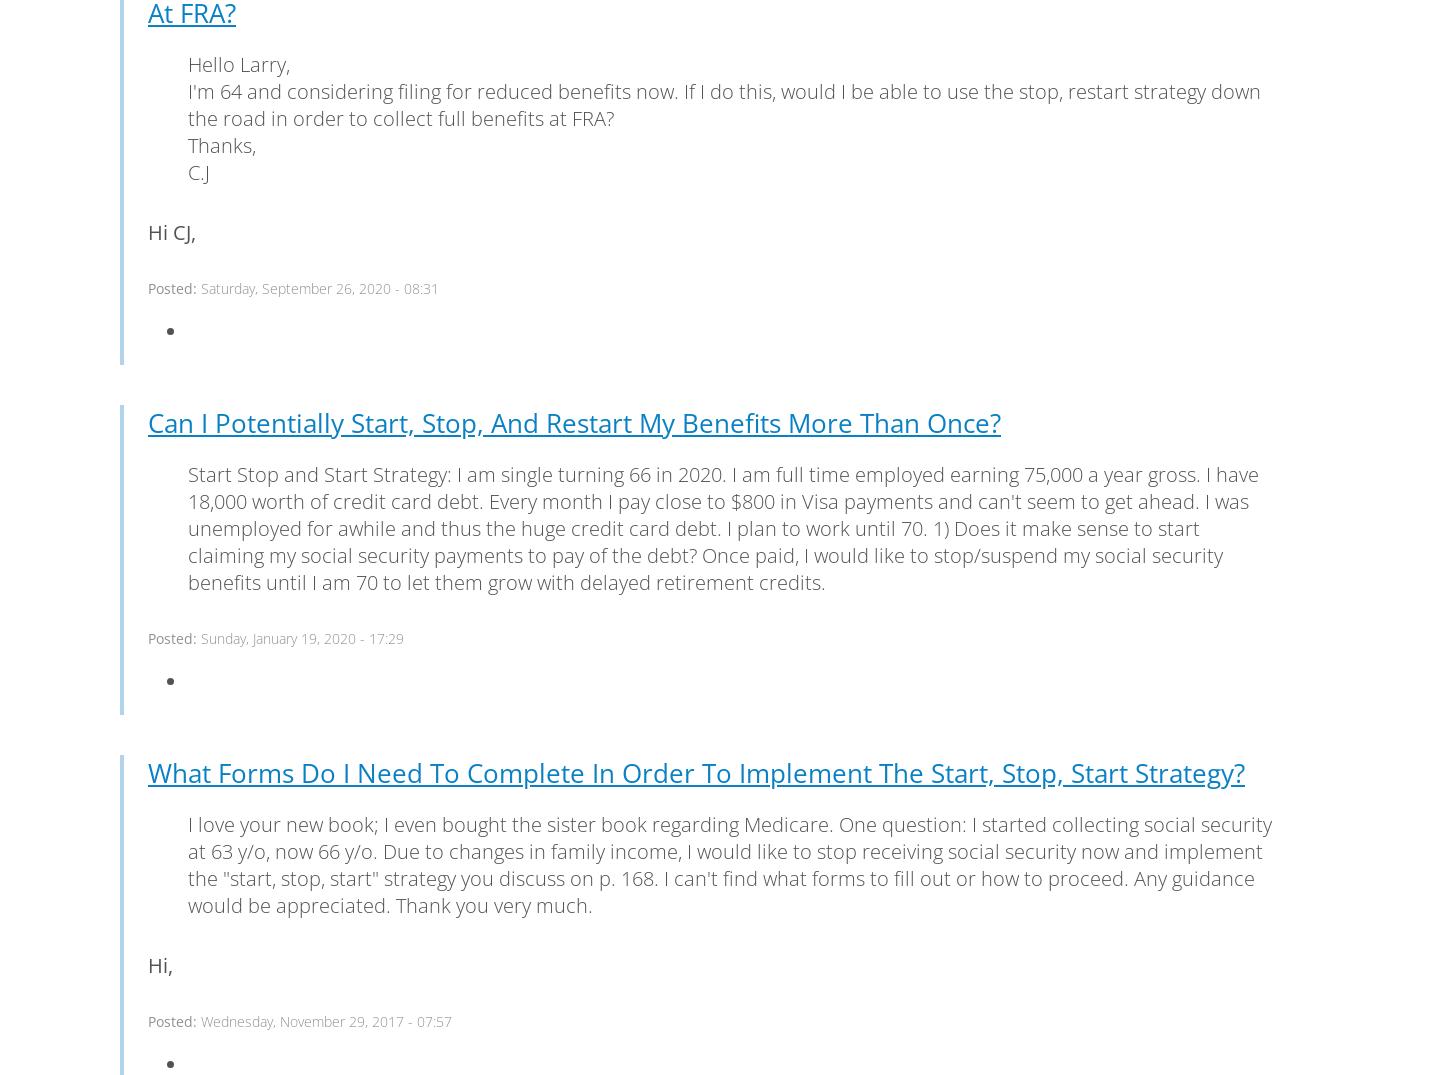 This screenshot has width=1440, height=1075. Describe the element at coordinates (170, 230) in the screenshot. I see `'Hi CJ,'` at that location.